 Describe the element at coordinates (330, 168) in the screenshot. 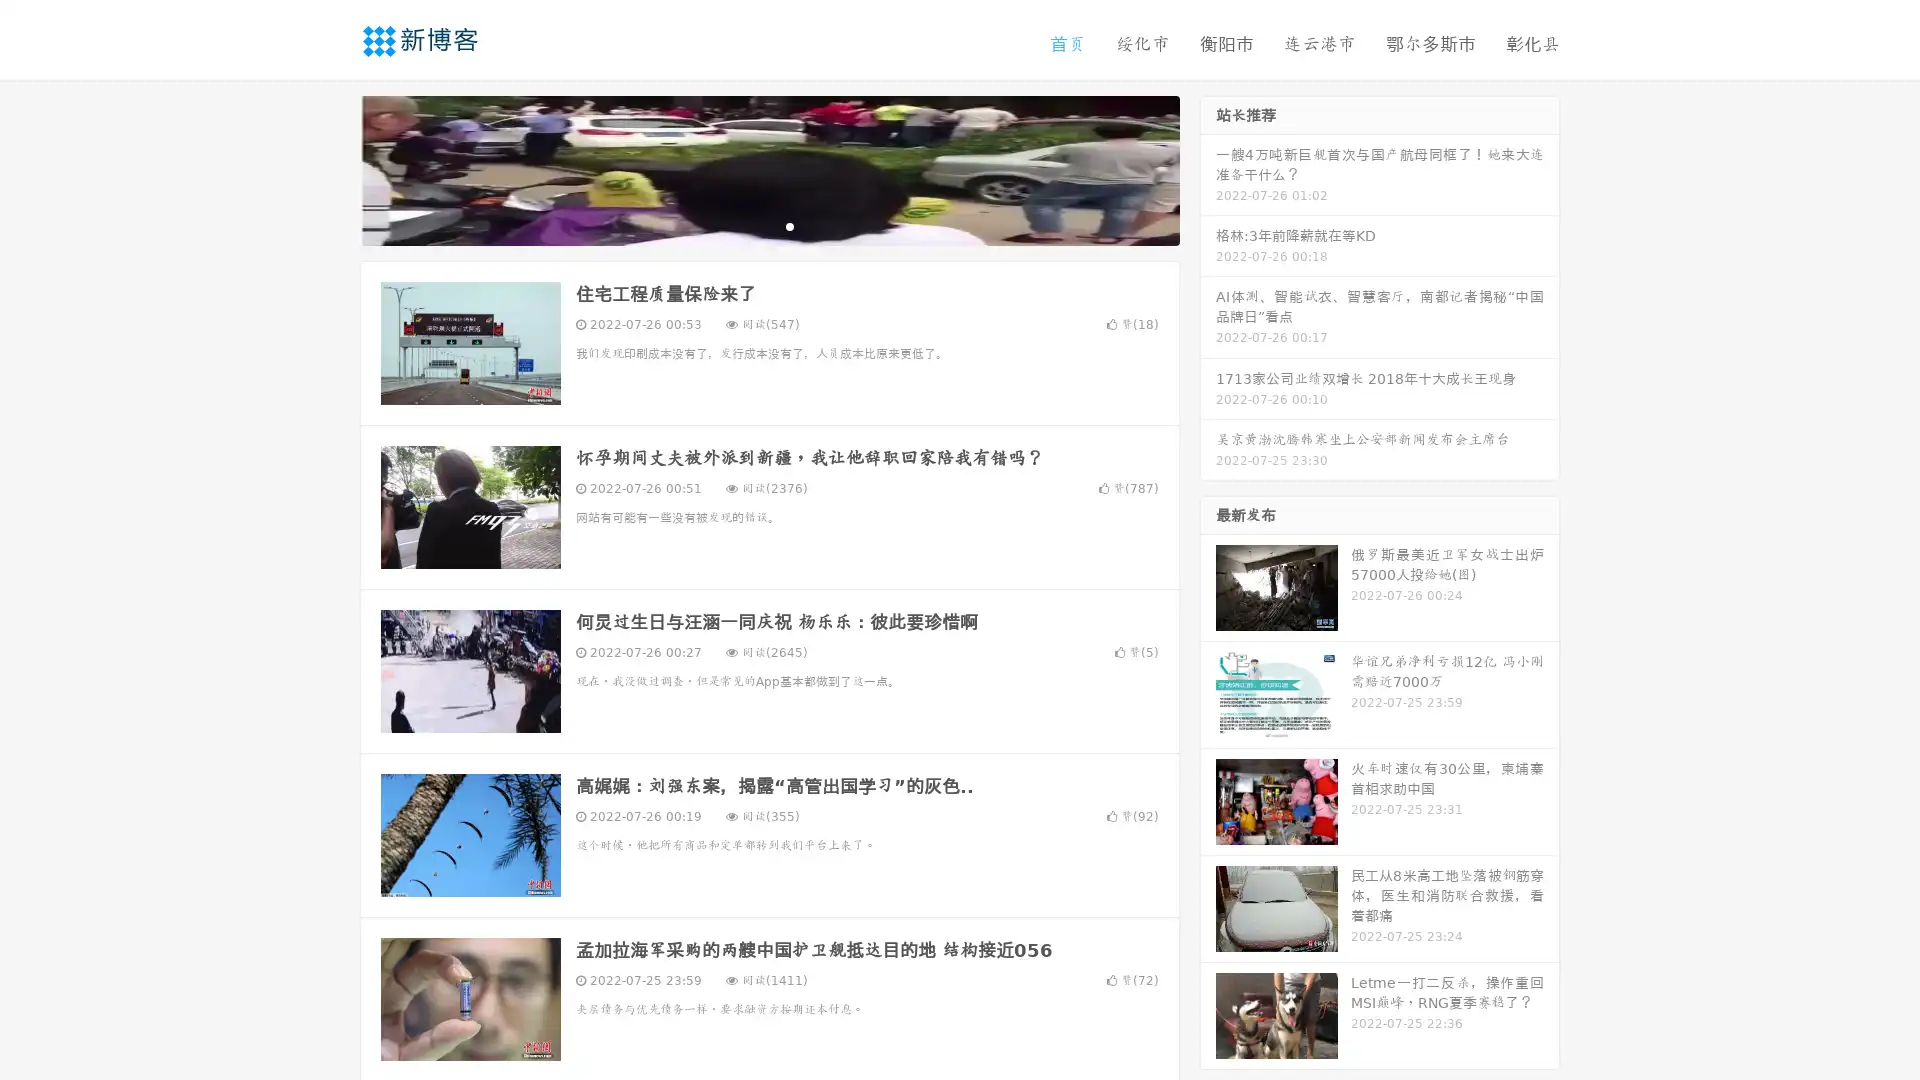

I see `Previous slide` at that location.